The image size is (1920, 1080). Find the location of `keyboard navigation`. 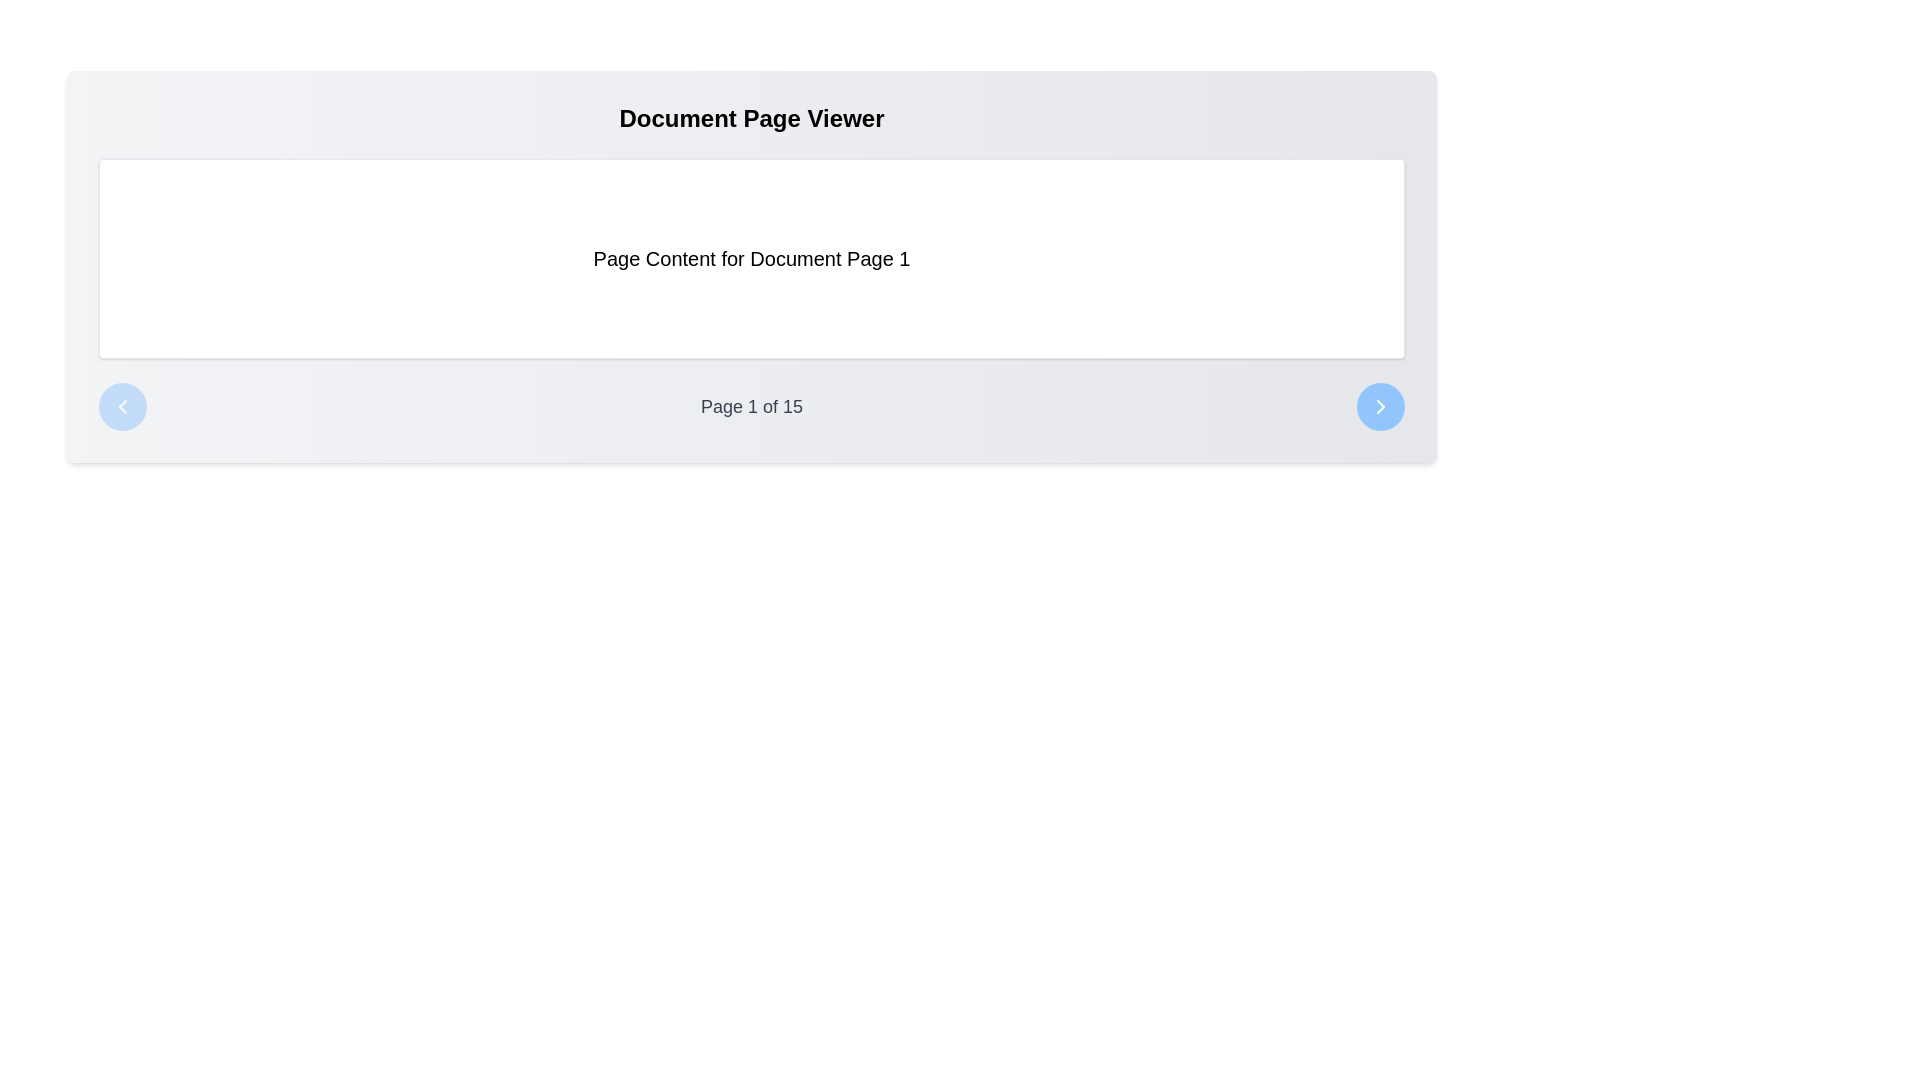

keyboard navigation is located at coordinates (1380, 406).